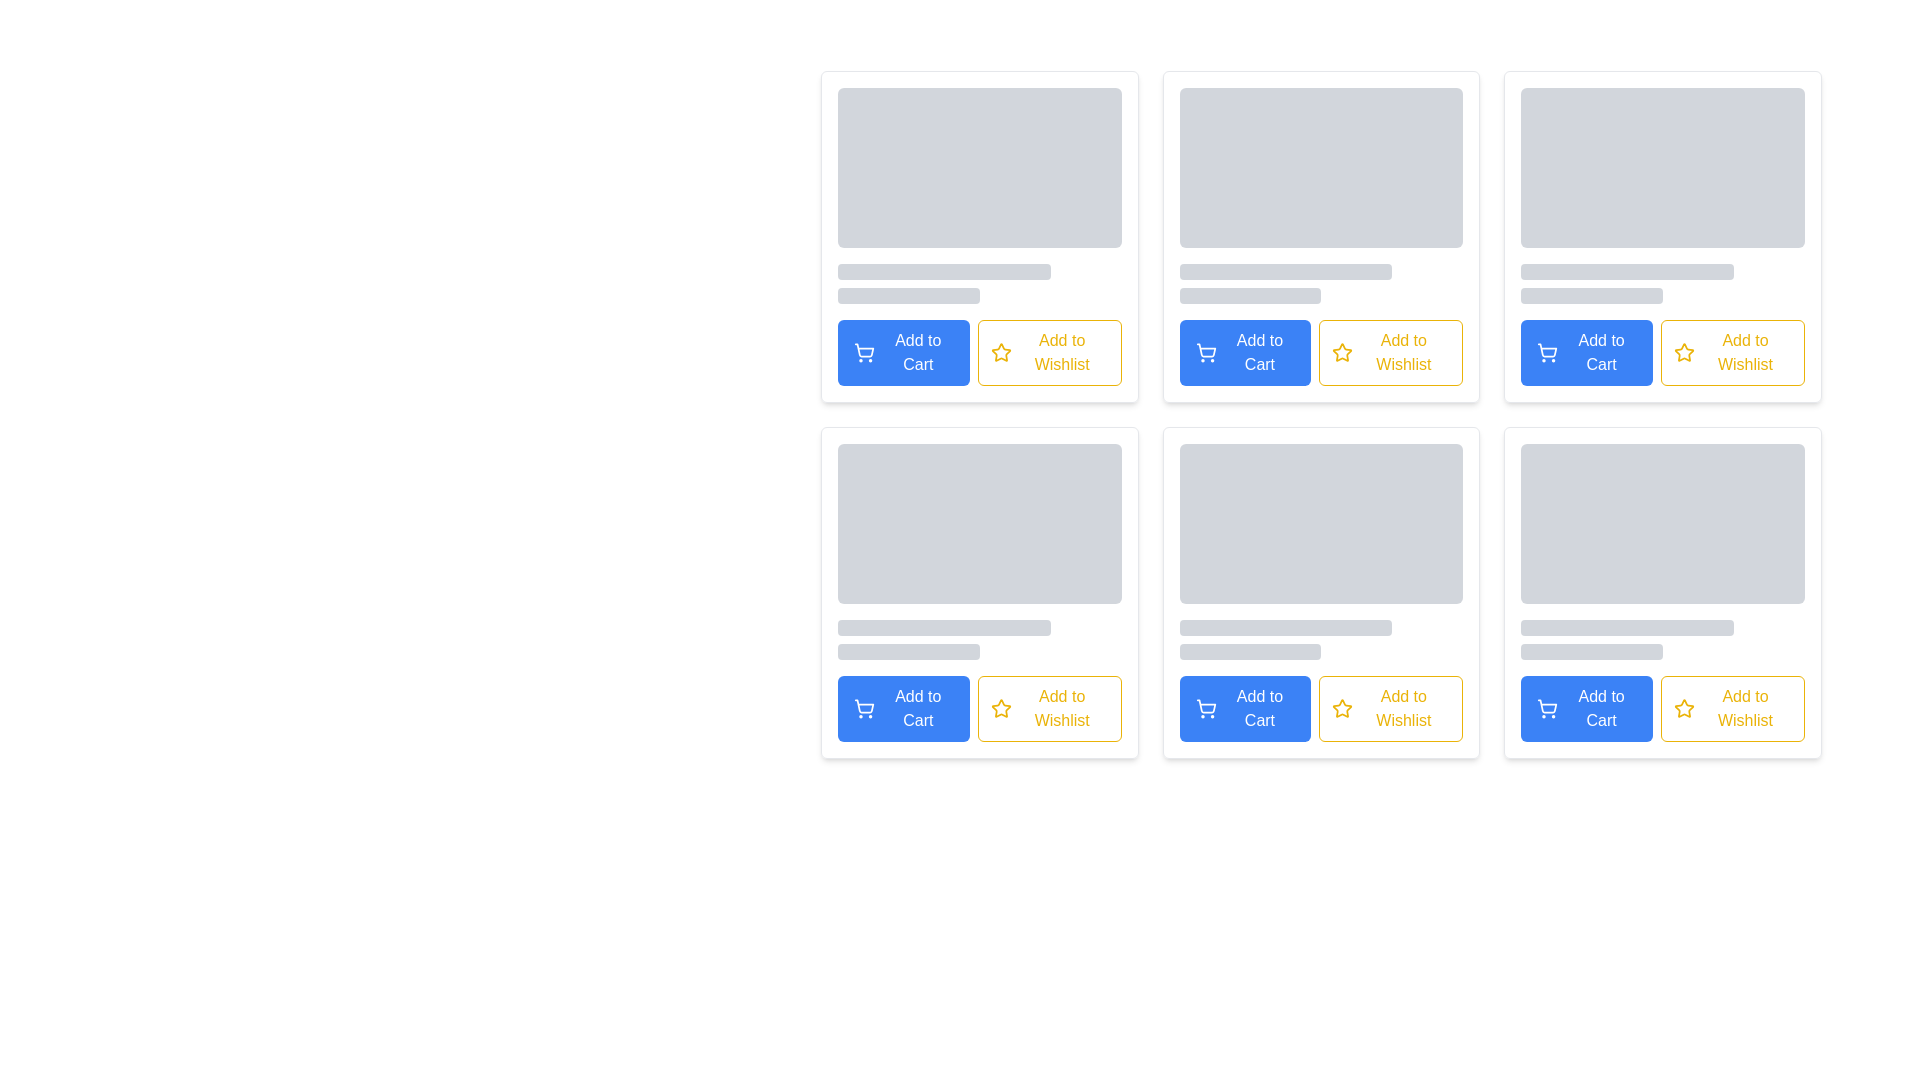 The width and height of the screenshot is (1920, 1080). What do you see at coordinates (1321, 167) in the screenshot?
I see `the image placeholder located in the second column of the top row, which serves as a visual representation for image content in a card-like component` at bounding box center [1321, 167].